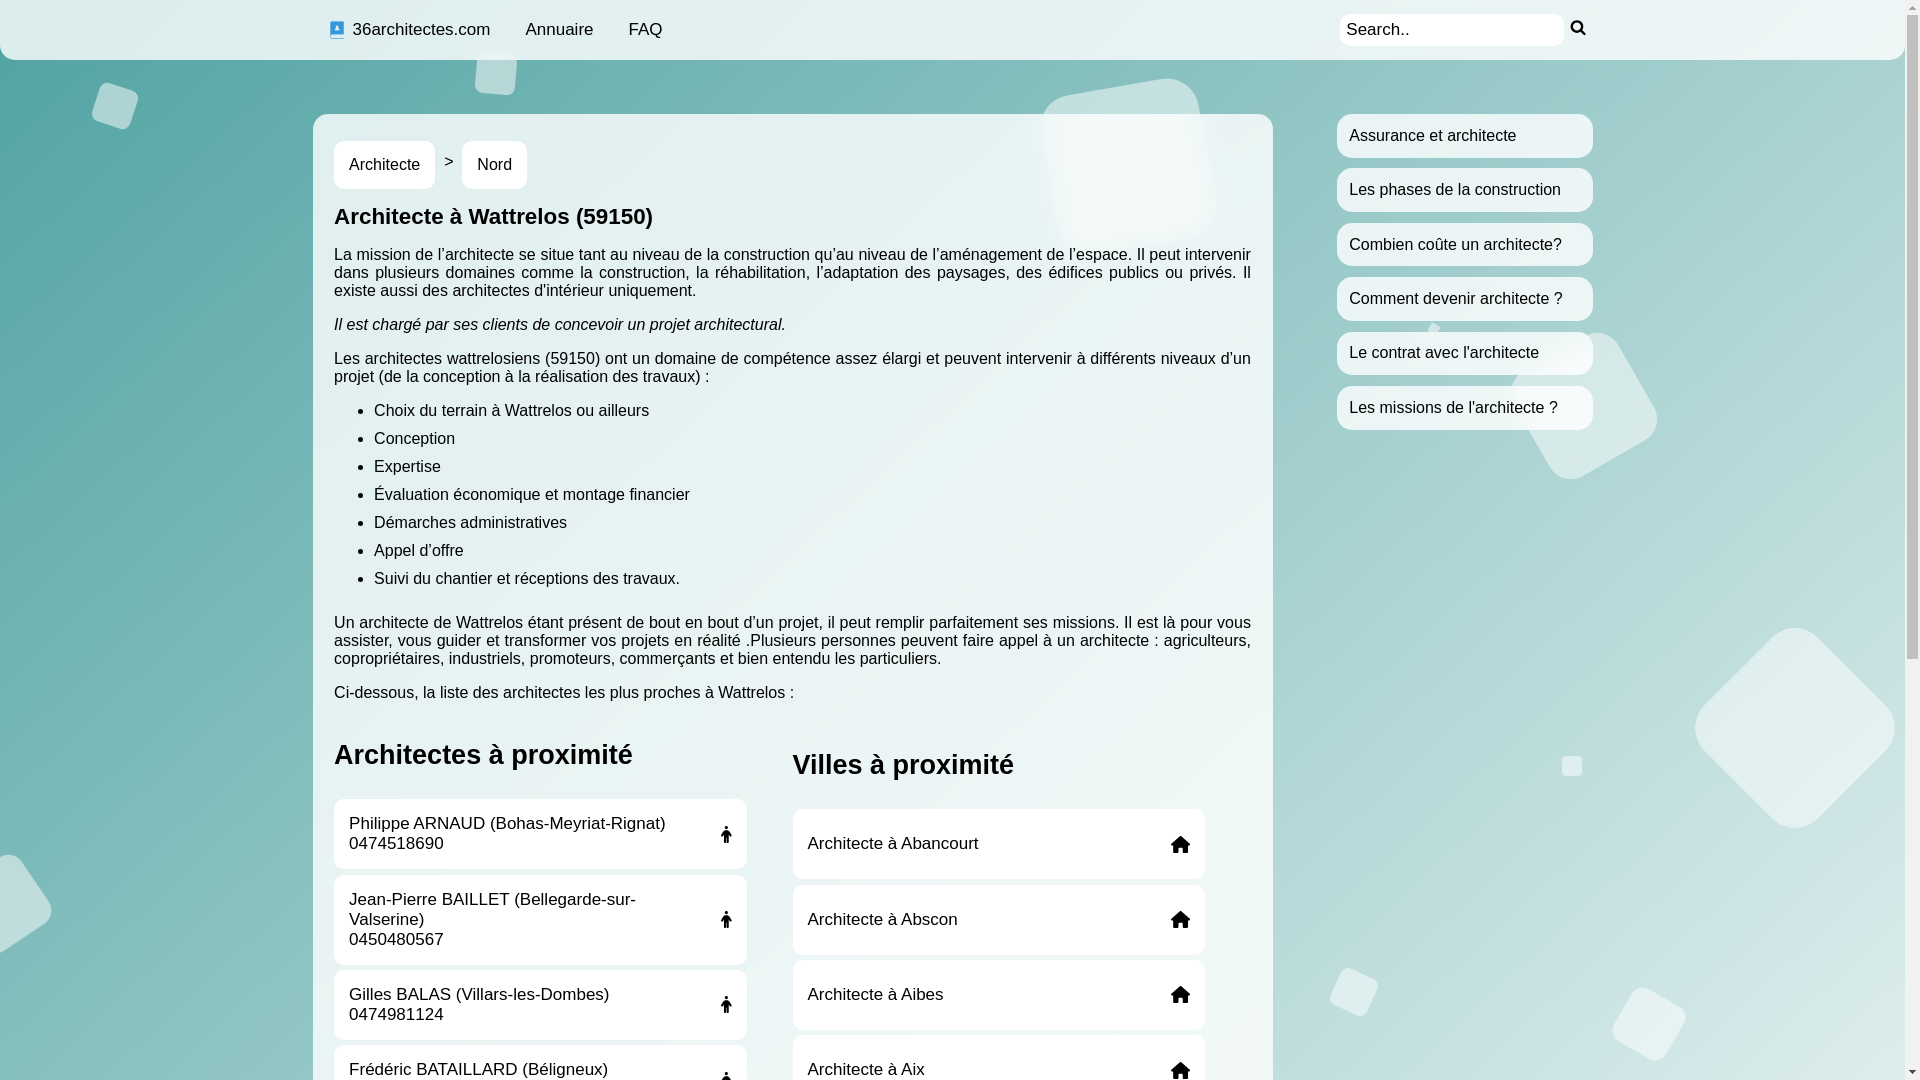 The height and width of the screenshot is (1080, 1920). What do you see at coordinates (407, 30) in the screenshot?
I see `'36architectes.com'` at bounding box center [407, 30].